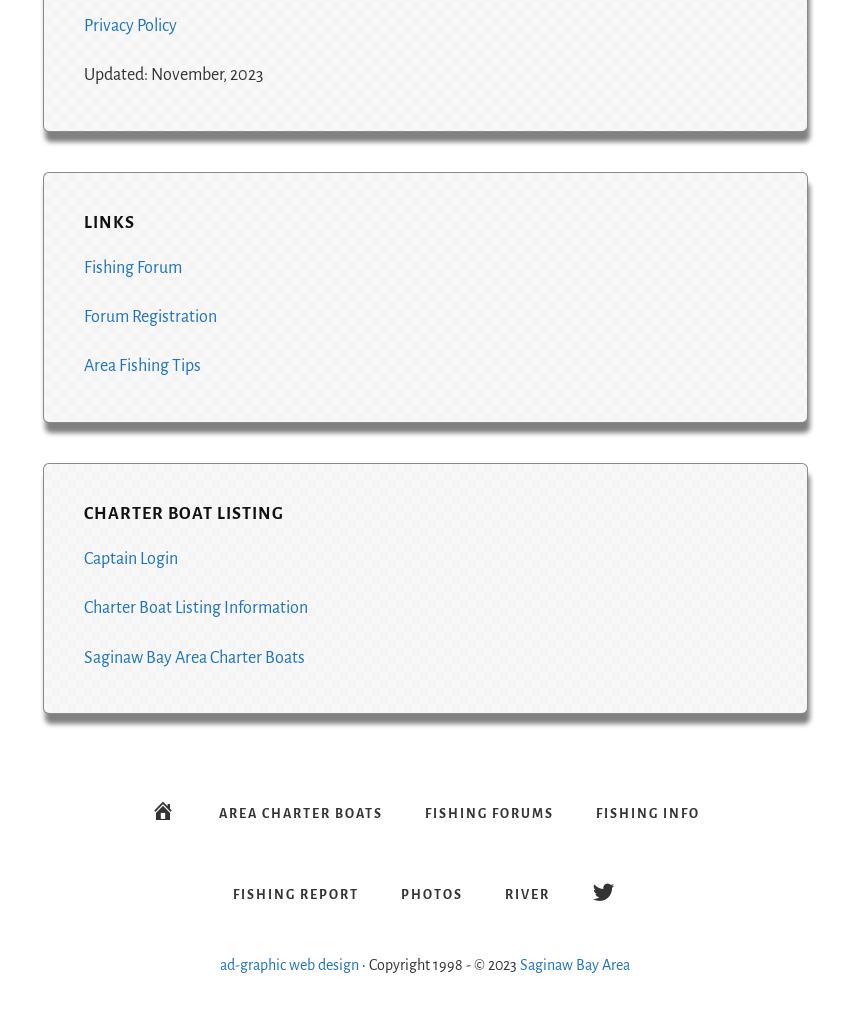 This screenshot has width=850, height=1030. What do you see at coordinates (171, 74) in the screenshot?
I see `'Updated: November, 2023'` at bounding box center [171, 74].